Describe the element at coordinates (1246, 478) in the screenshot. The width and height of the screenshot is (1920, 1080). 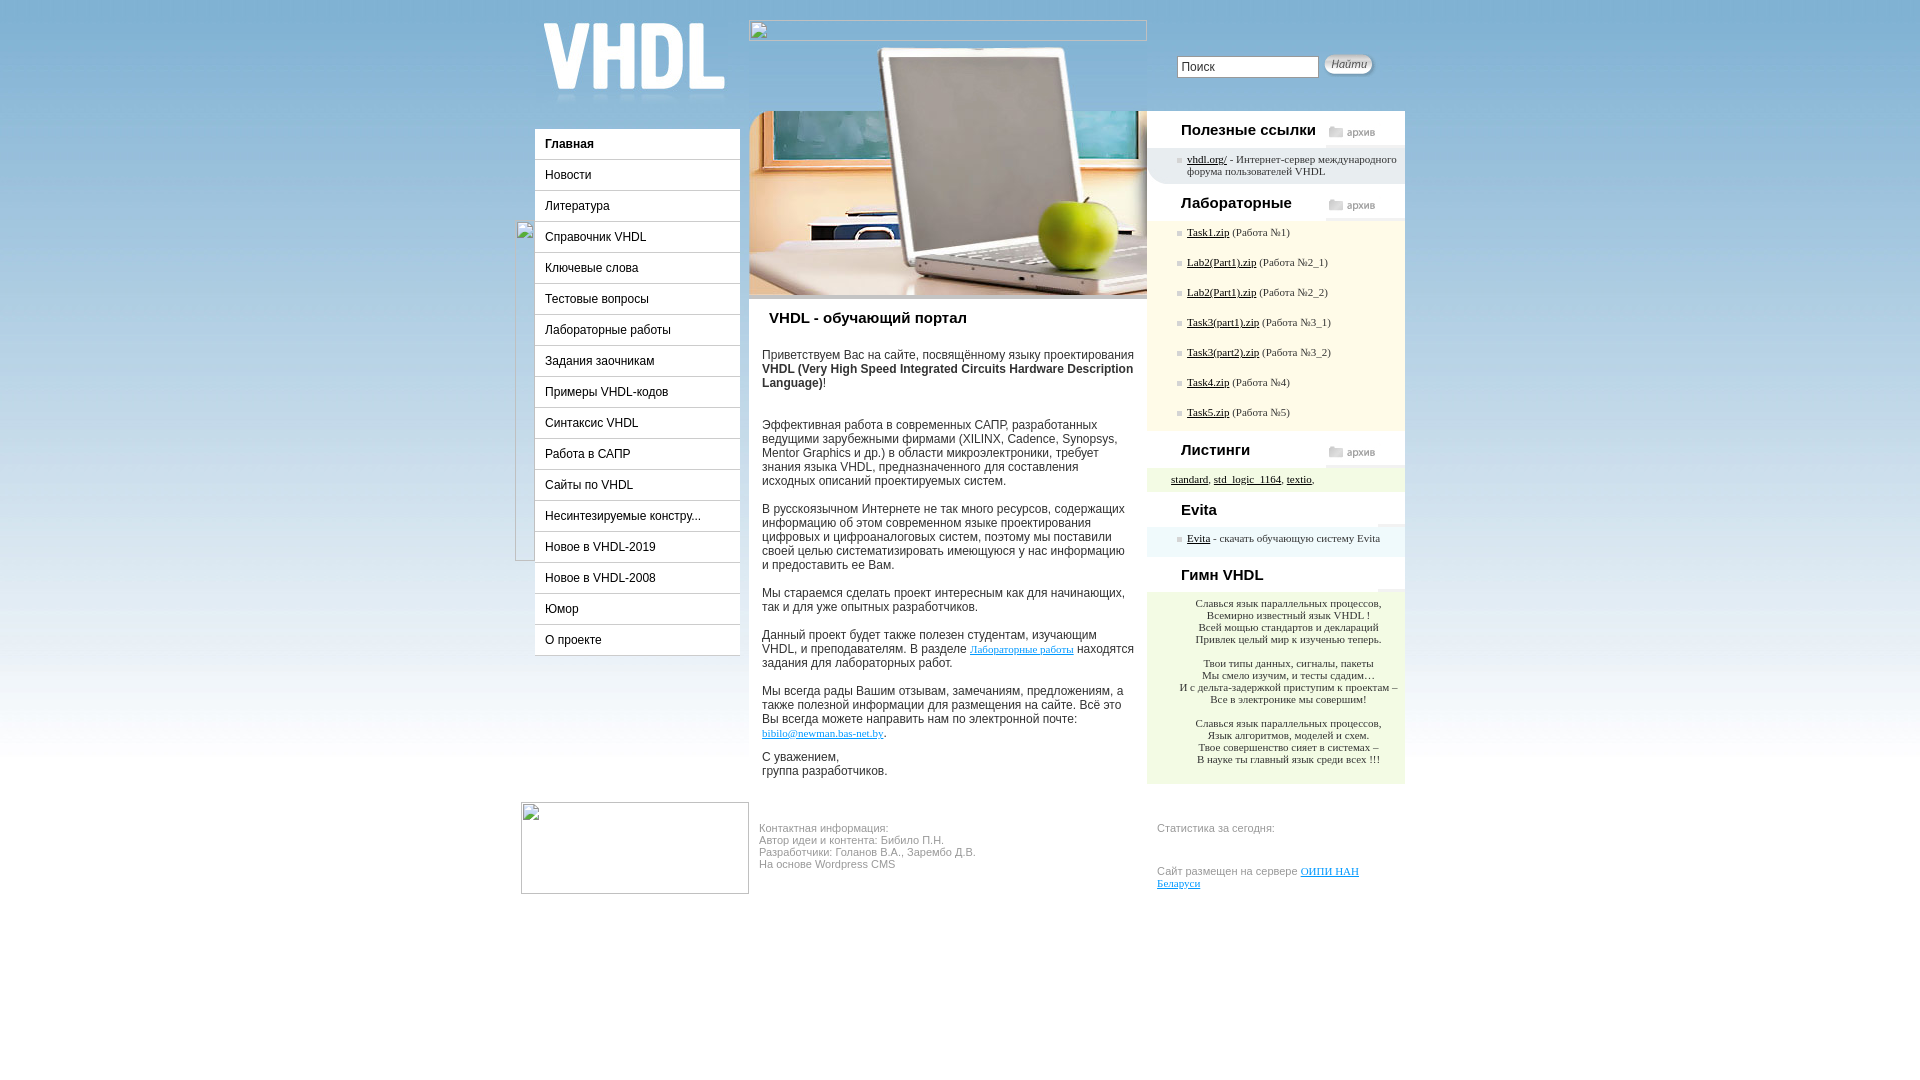
I see `'std_logic_1164'` at that location.